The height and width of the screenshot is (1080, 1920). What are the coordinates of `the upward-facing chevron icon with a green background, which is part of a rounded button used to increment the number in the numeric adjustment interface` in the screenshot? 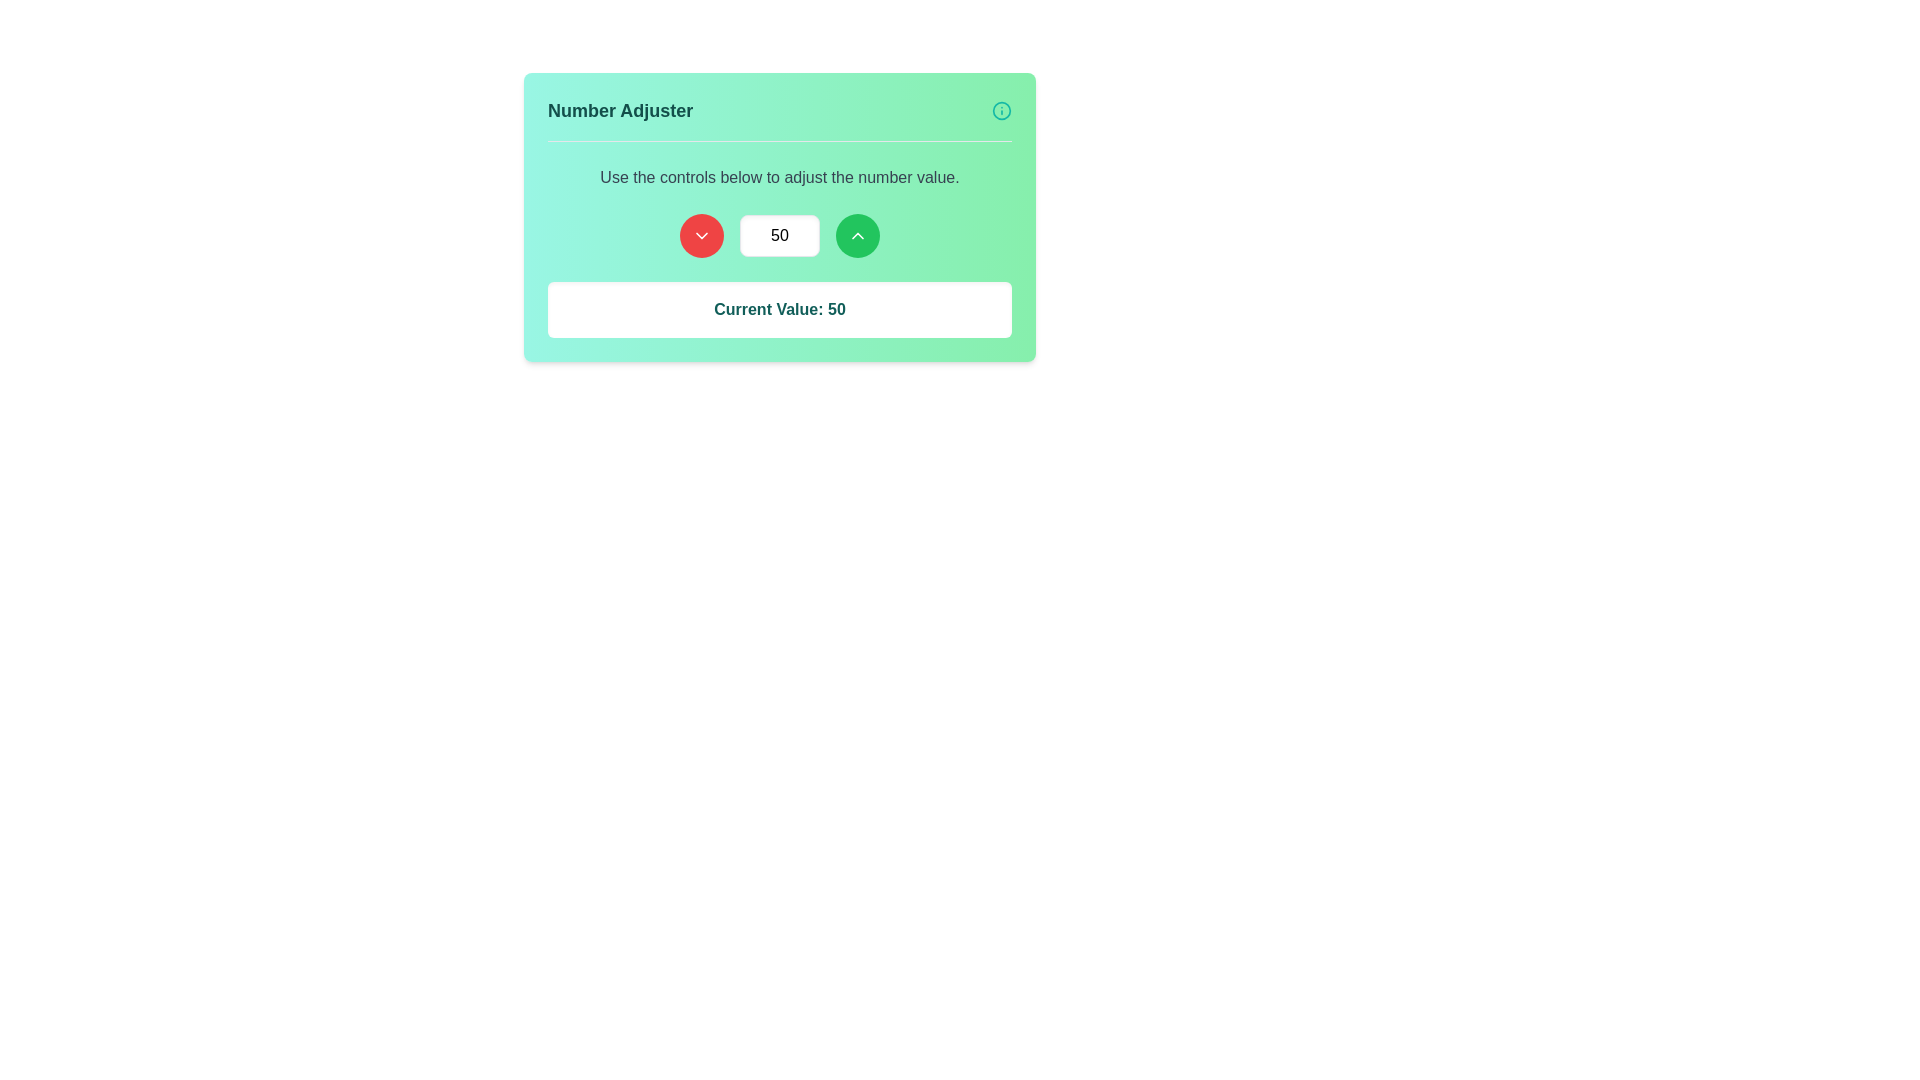 It's located at (858, 234).